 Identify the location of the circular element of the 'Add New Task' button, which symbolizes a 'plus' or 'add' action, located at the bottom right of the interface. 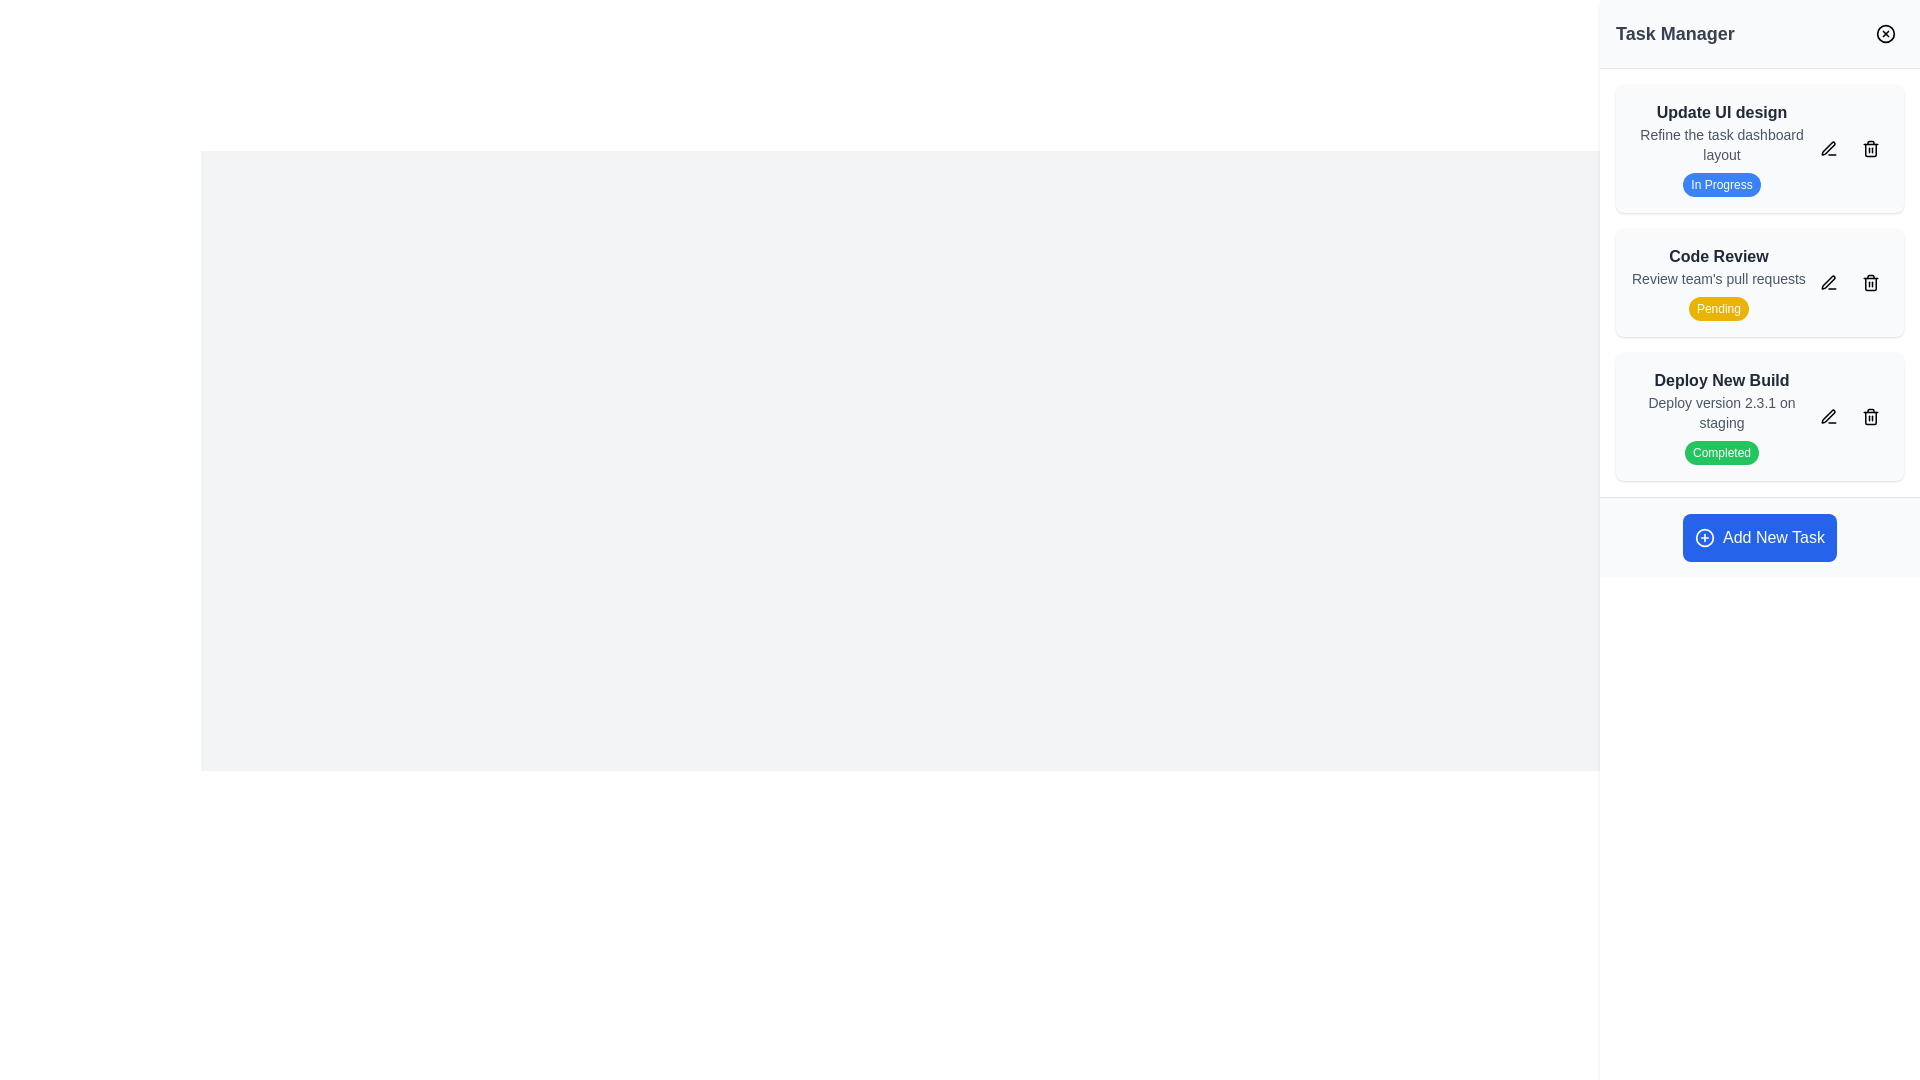
(1703, 536).